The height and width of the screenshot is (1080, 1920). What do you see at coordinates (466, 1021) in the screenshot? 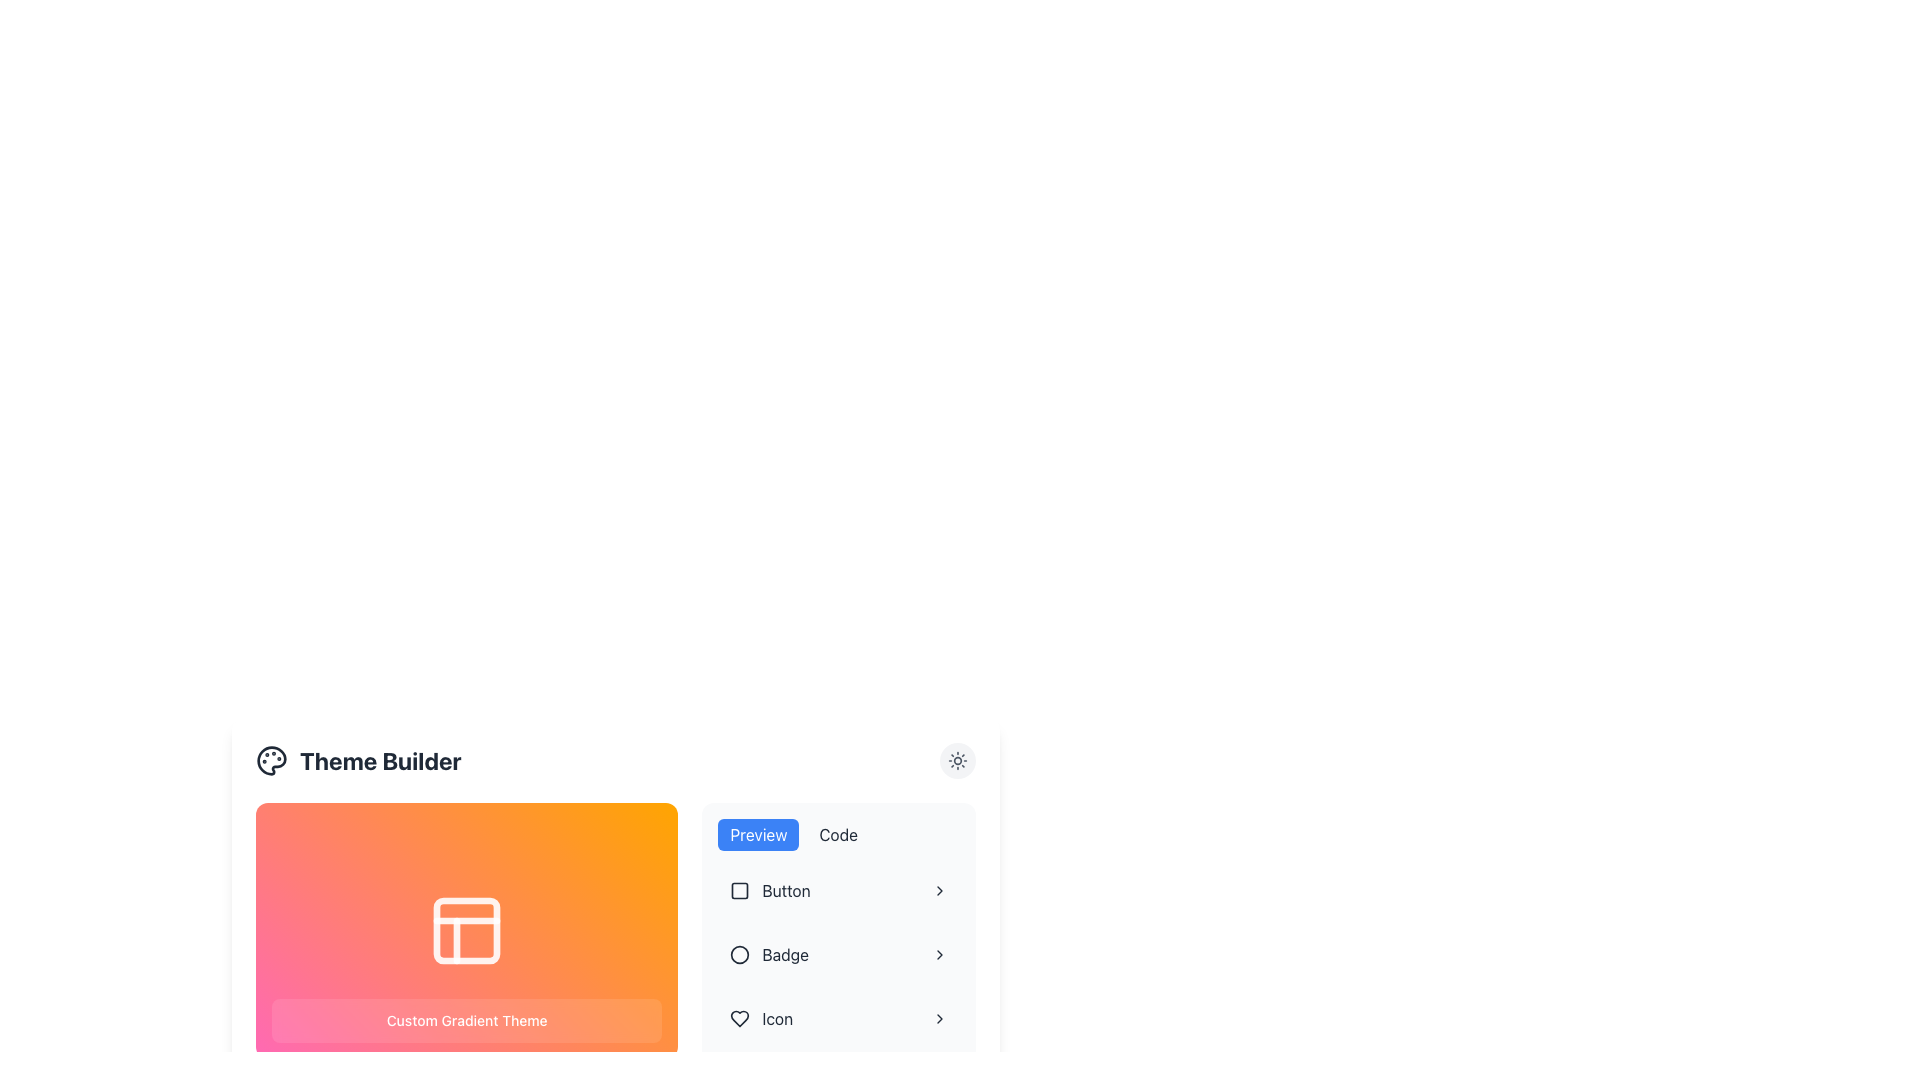
I see `the text label reading 'Custom Gradient Theme' which is centrally located within a horizontally-oriented box at the bottom of a gradient-themed card under the 'Theme Builder' heading` at bounding box center [466, 1021].